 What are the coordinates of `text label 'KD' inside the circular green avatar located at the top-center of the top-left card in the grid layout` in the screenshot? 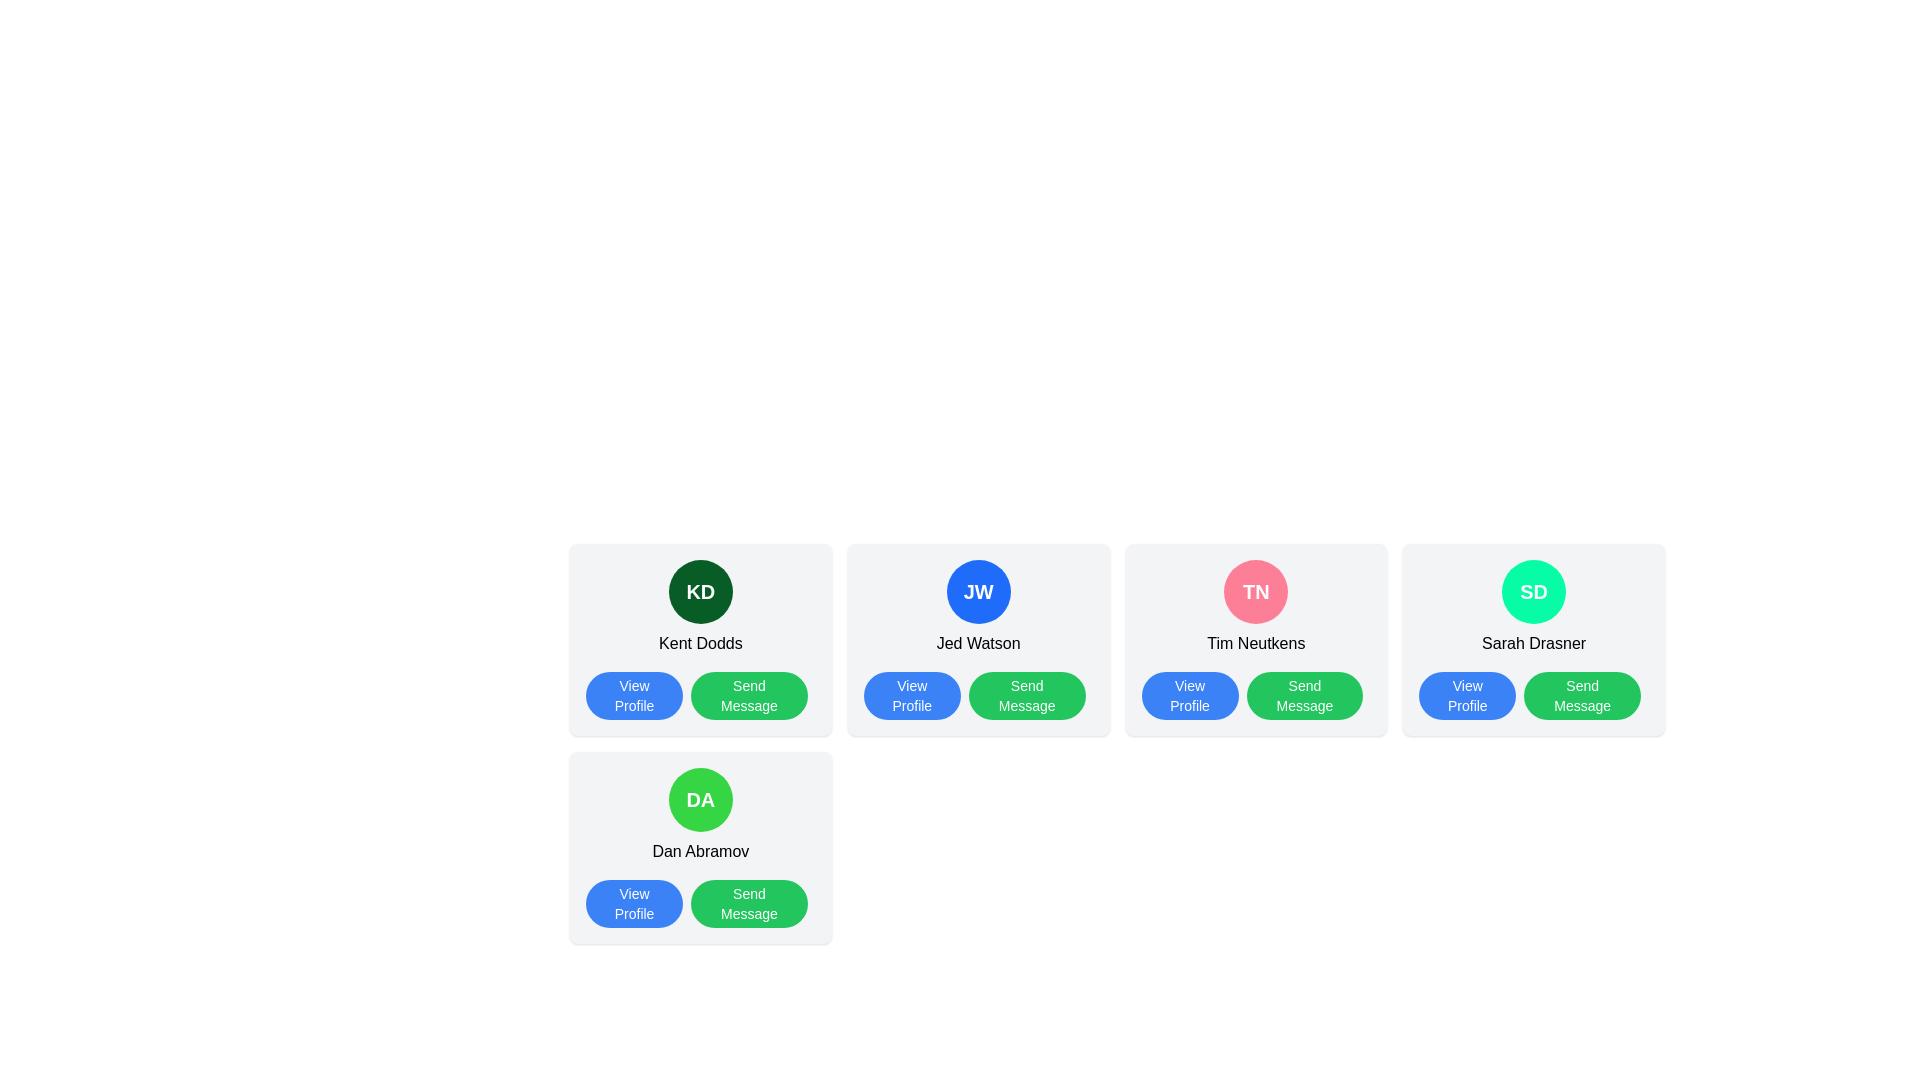 It's located at (700, 590).